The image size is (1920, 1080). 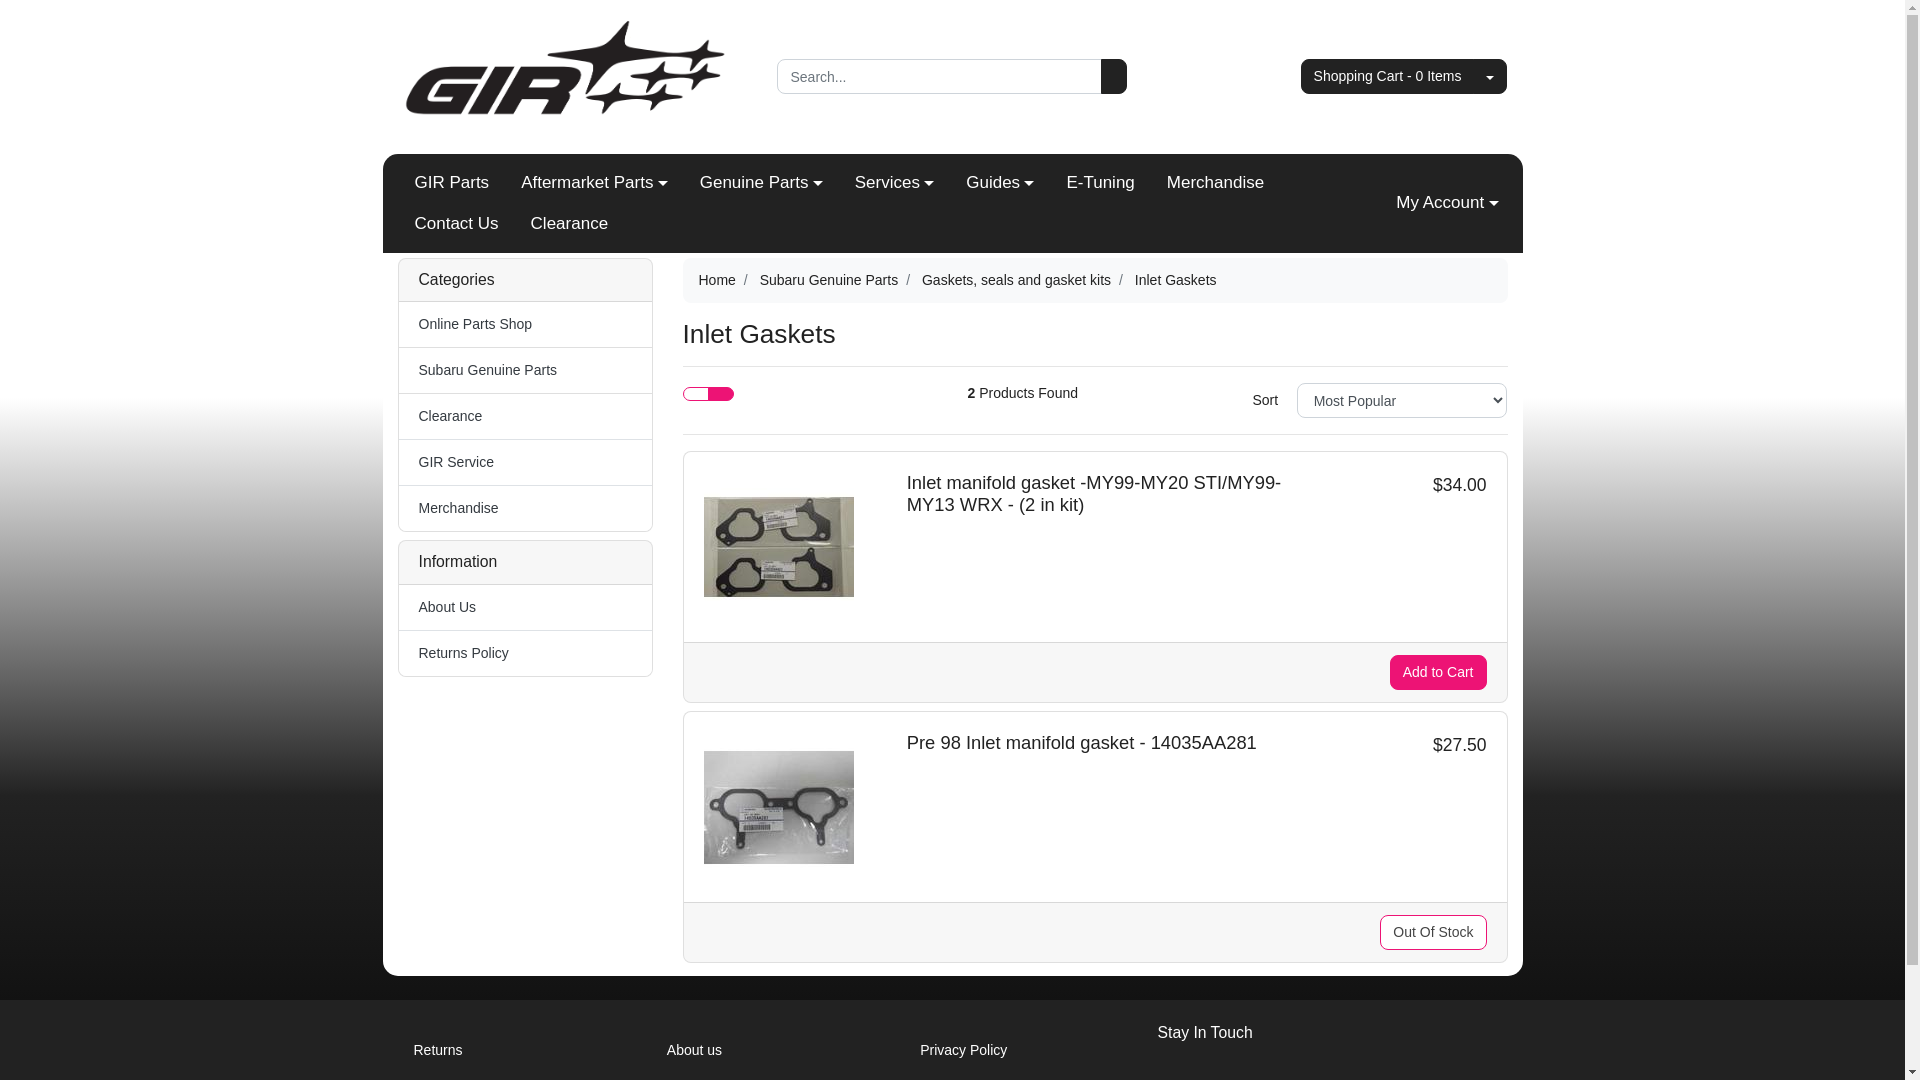 What do you see at coordinates (1016, 280) in the screenshot?
I see `'Gaskets, seals and gasket kits'` at bounding box center [1016, 280].